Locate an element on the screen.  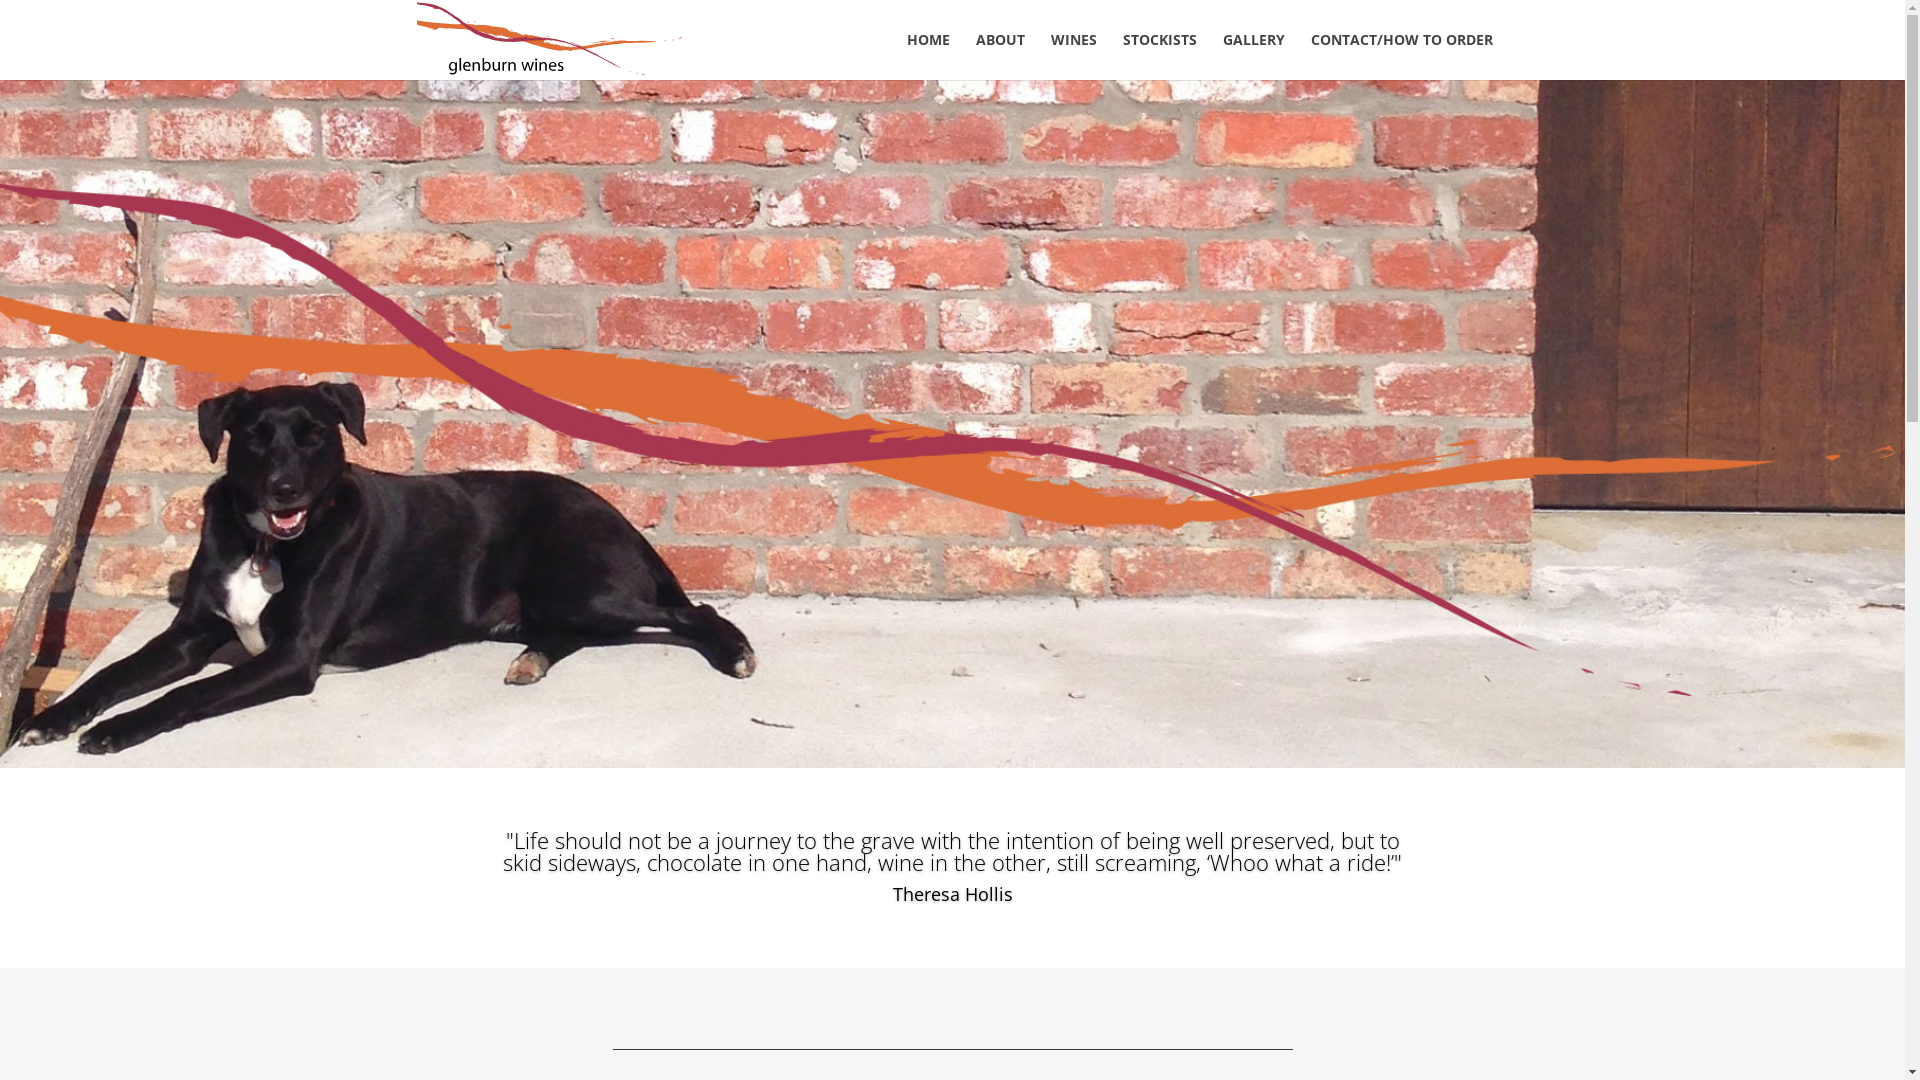
'WINES' is located at coordinates (1072, 55).